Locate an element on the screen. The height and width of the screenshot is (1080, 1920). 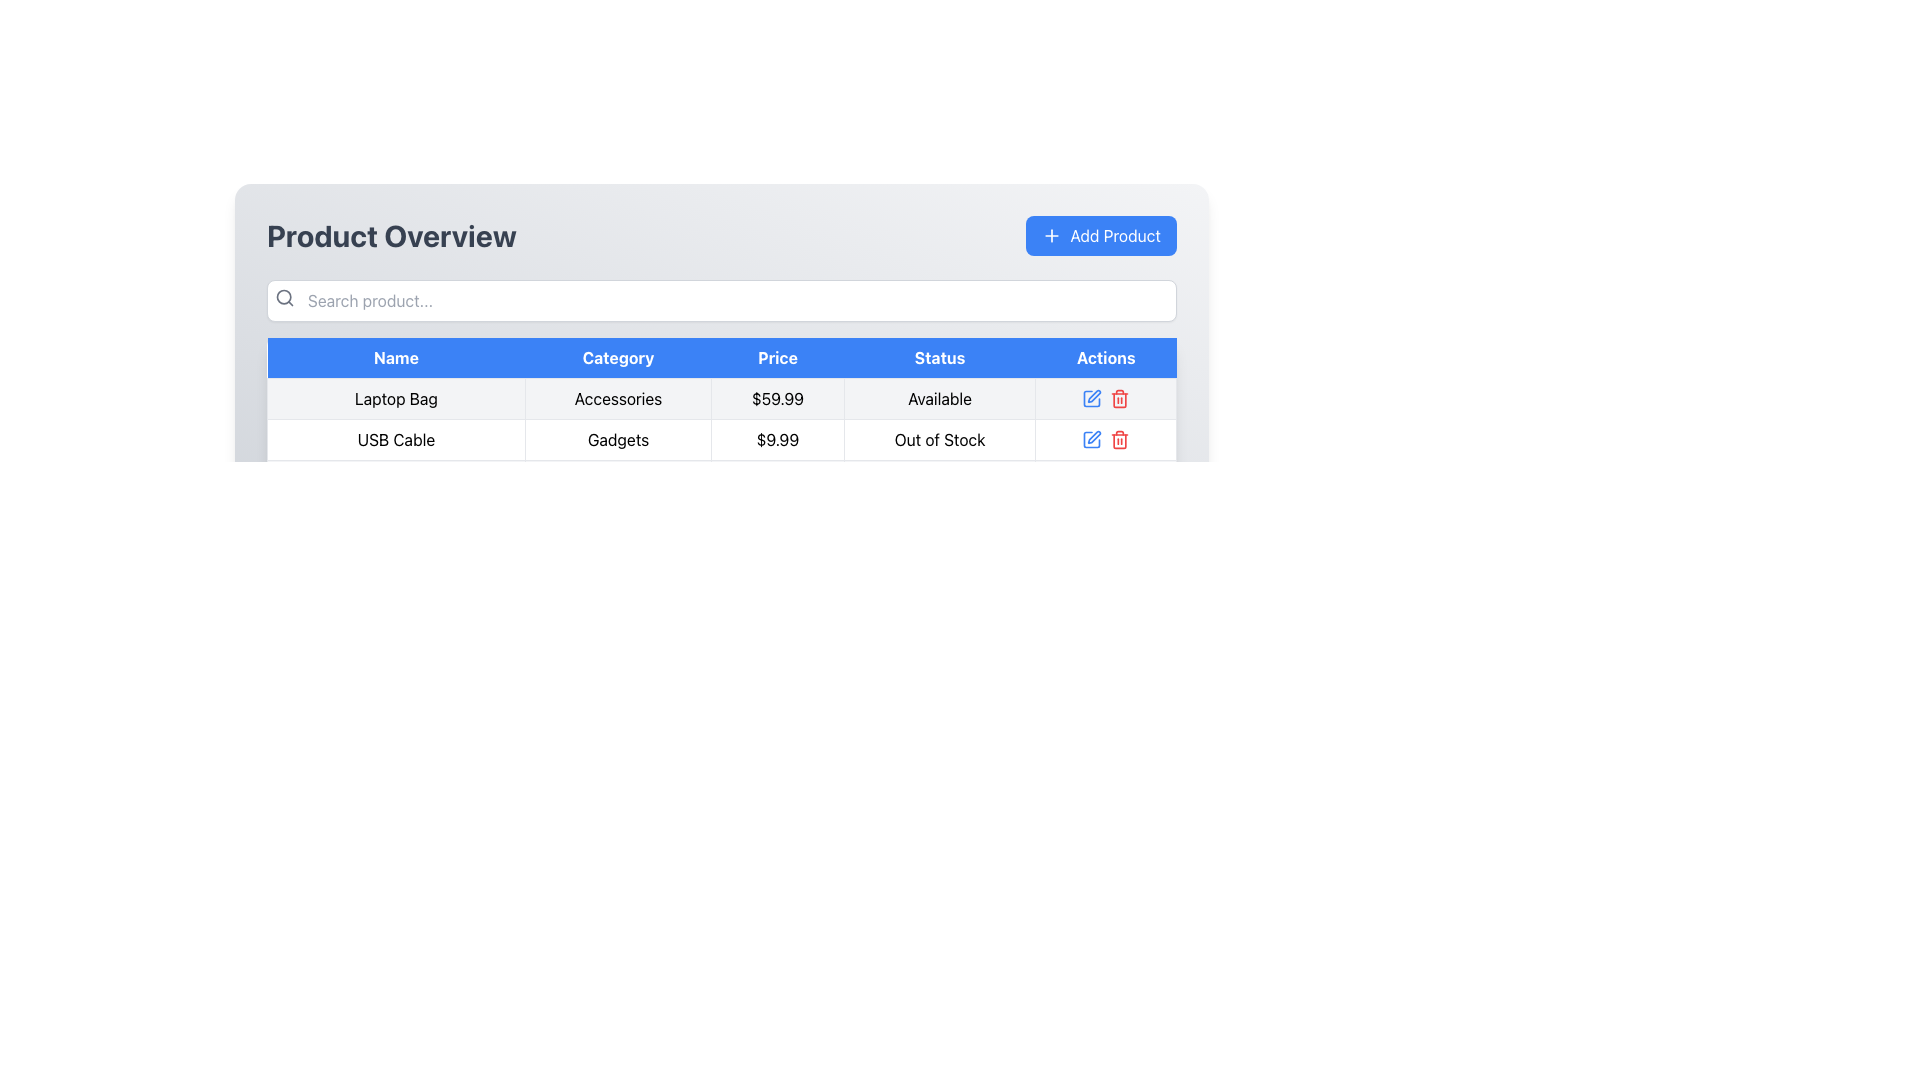
information displayed in the 'Laptop Bag' text label located in the 'Name' column of the table row is located at coordinates (396, 398).